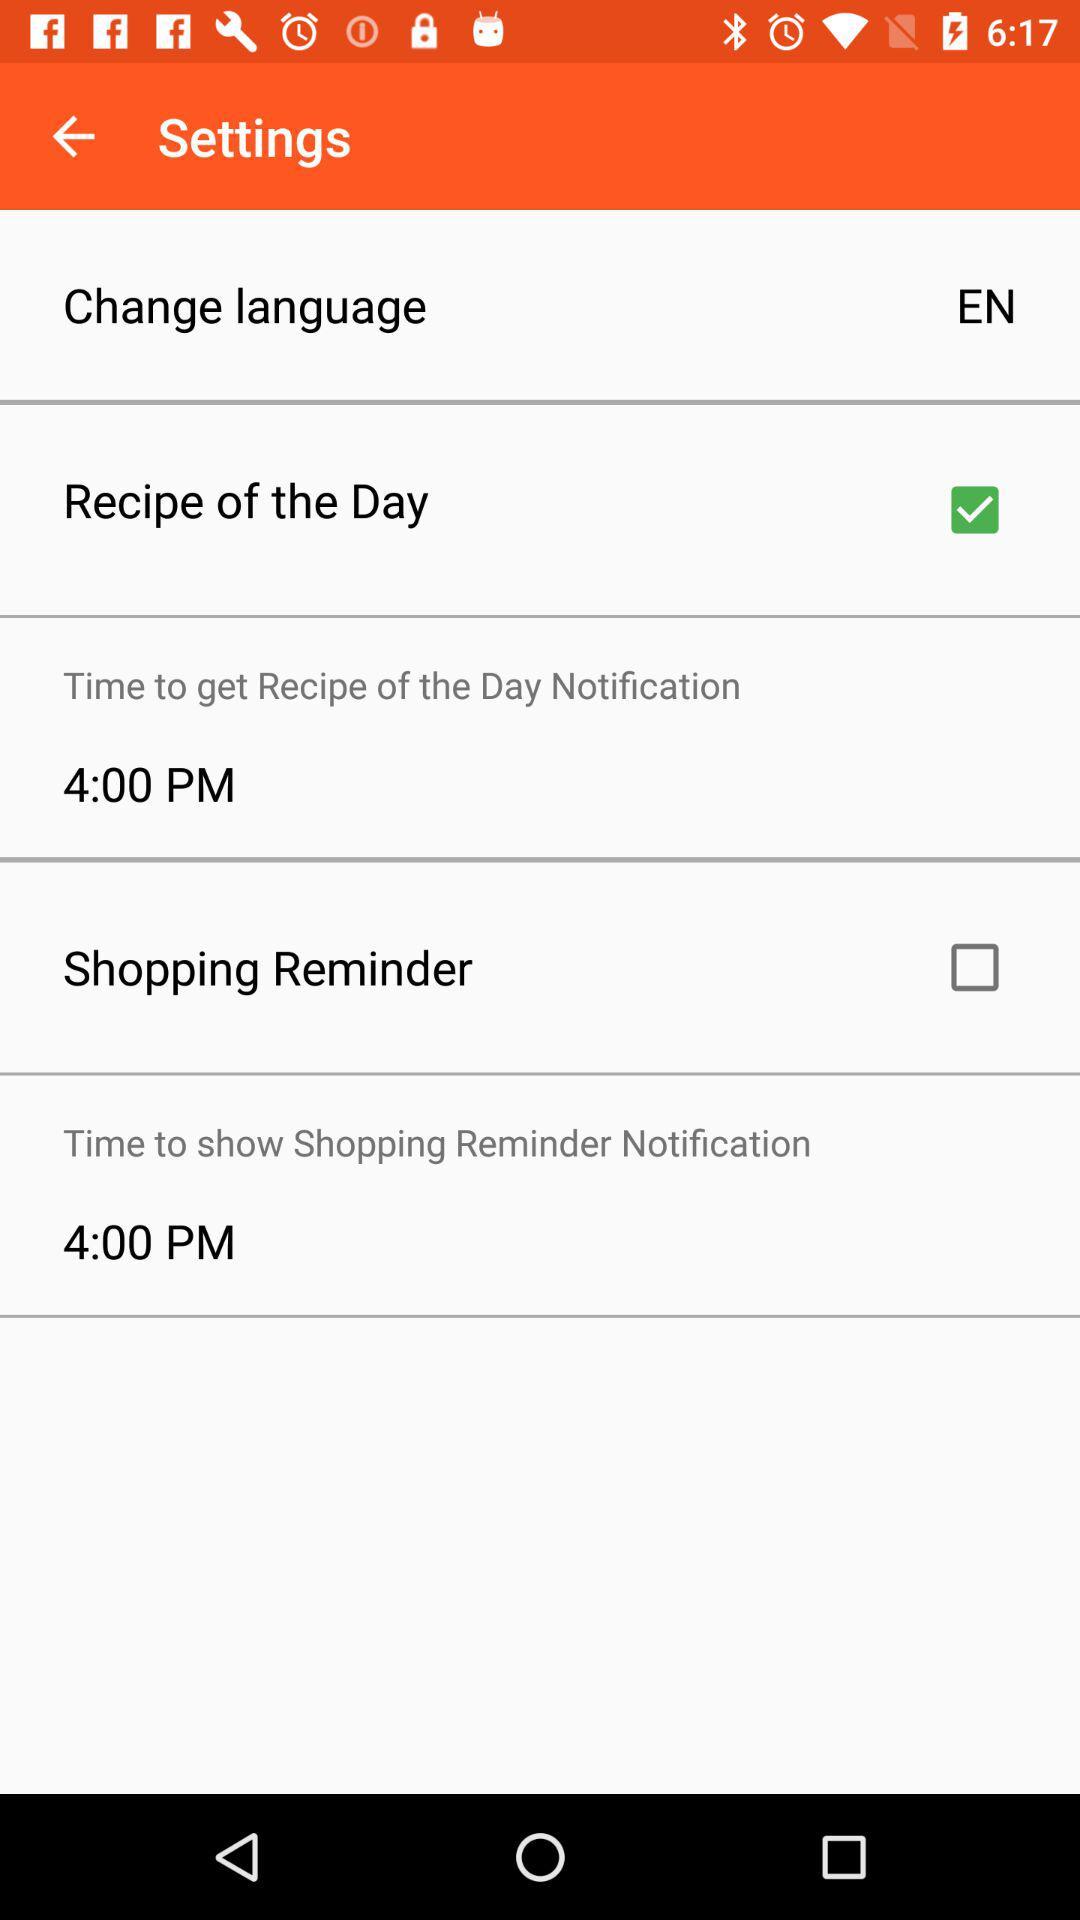 The image size is (1080, 1920). I want to click on app to the left of settings app, so click(72, 135).